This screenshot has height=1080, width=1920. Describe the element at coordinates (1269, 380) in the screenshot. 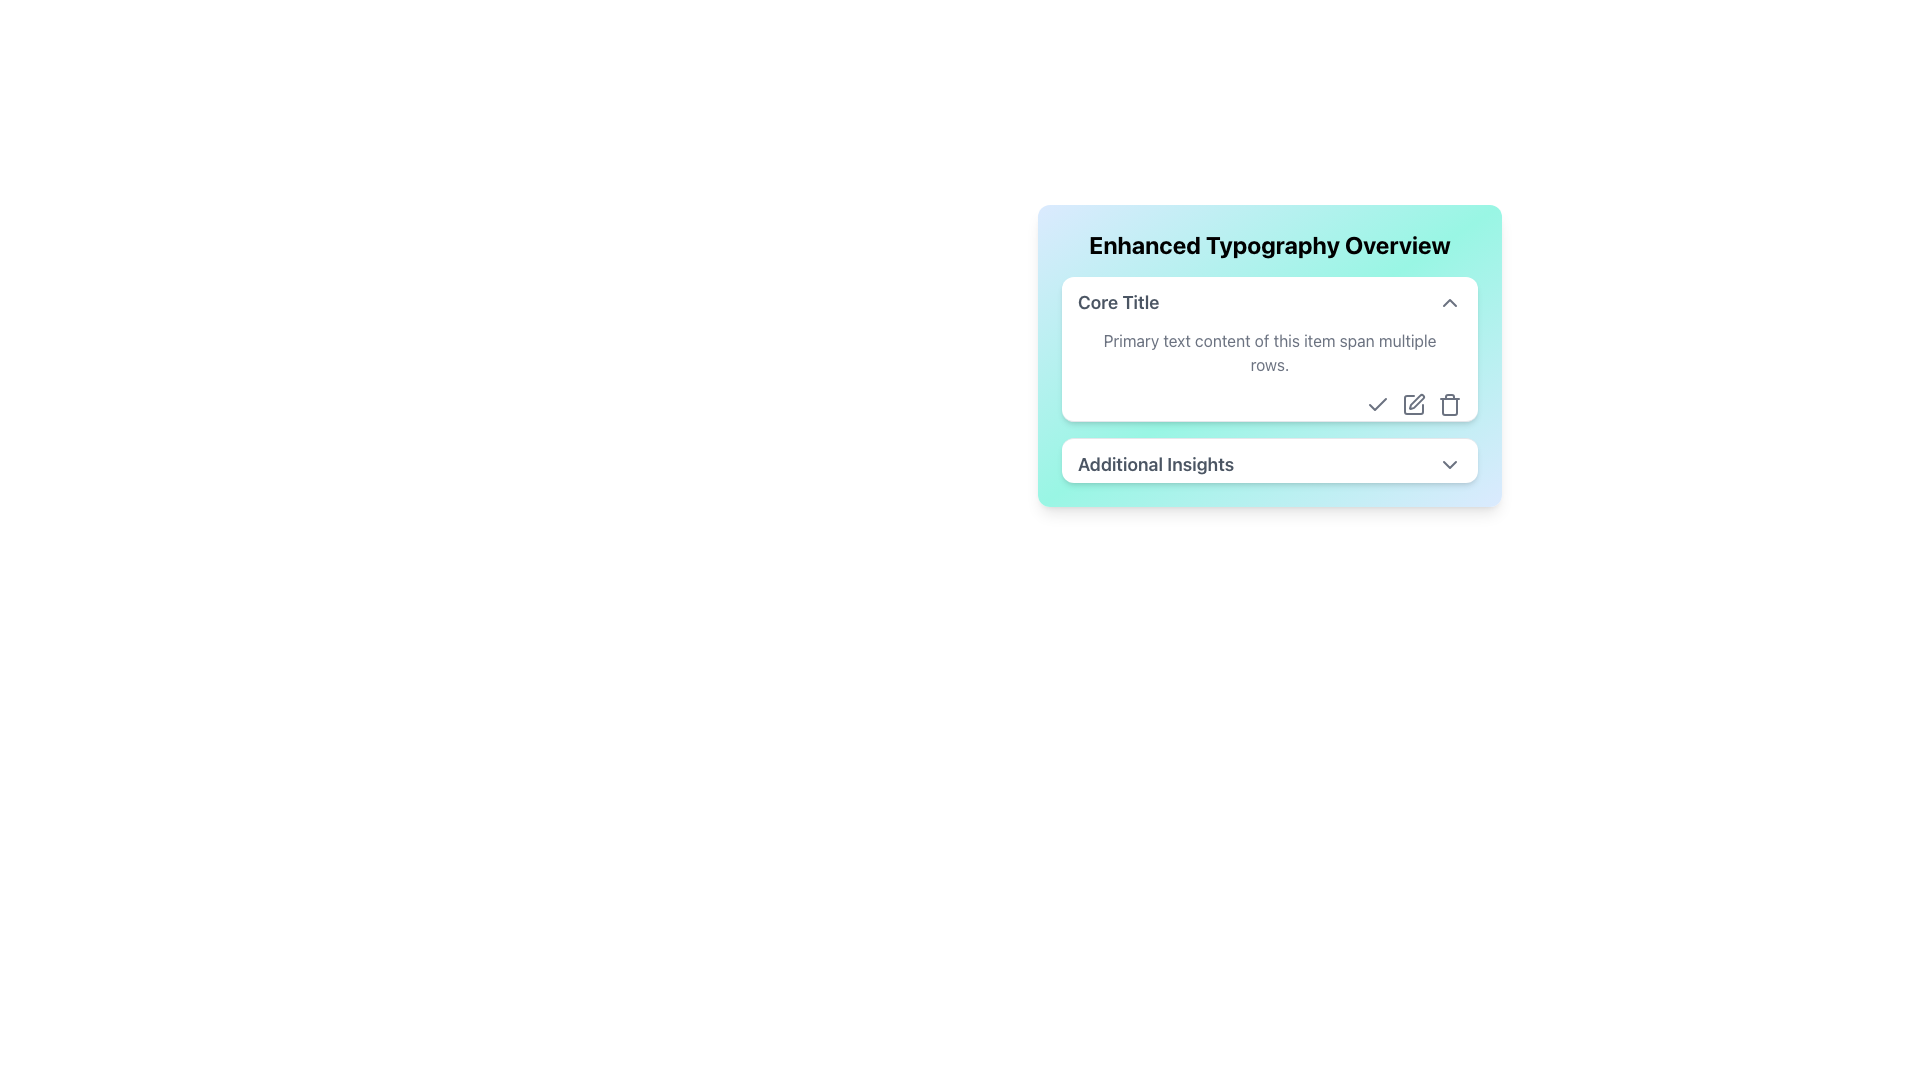

I see `text content from the Informational Card Section labeled 'Core Title' which is prominently displayed in a large, bold font` at that location.